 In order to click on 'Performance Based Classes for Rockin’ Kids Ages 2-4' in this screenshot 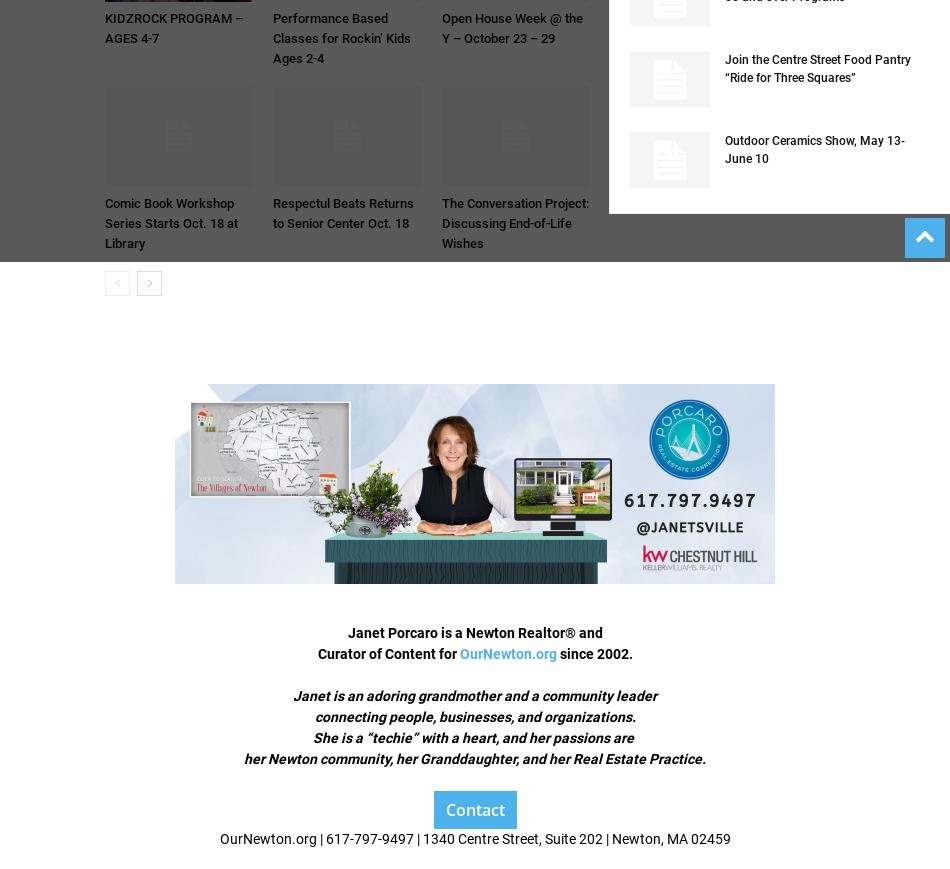, I will do `click(341, 37)`.